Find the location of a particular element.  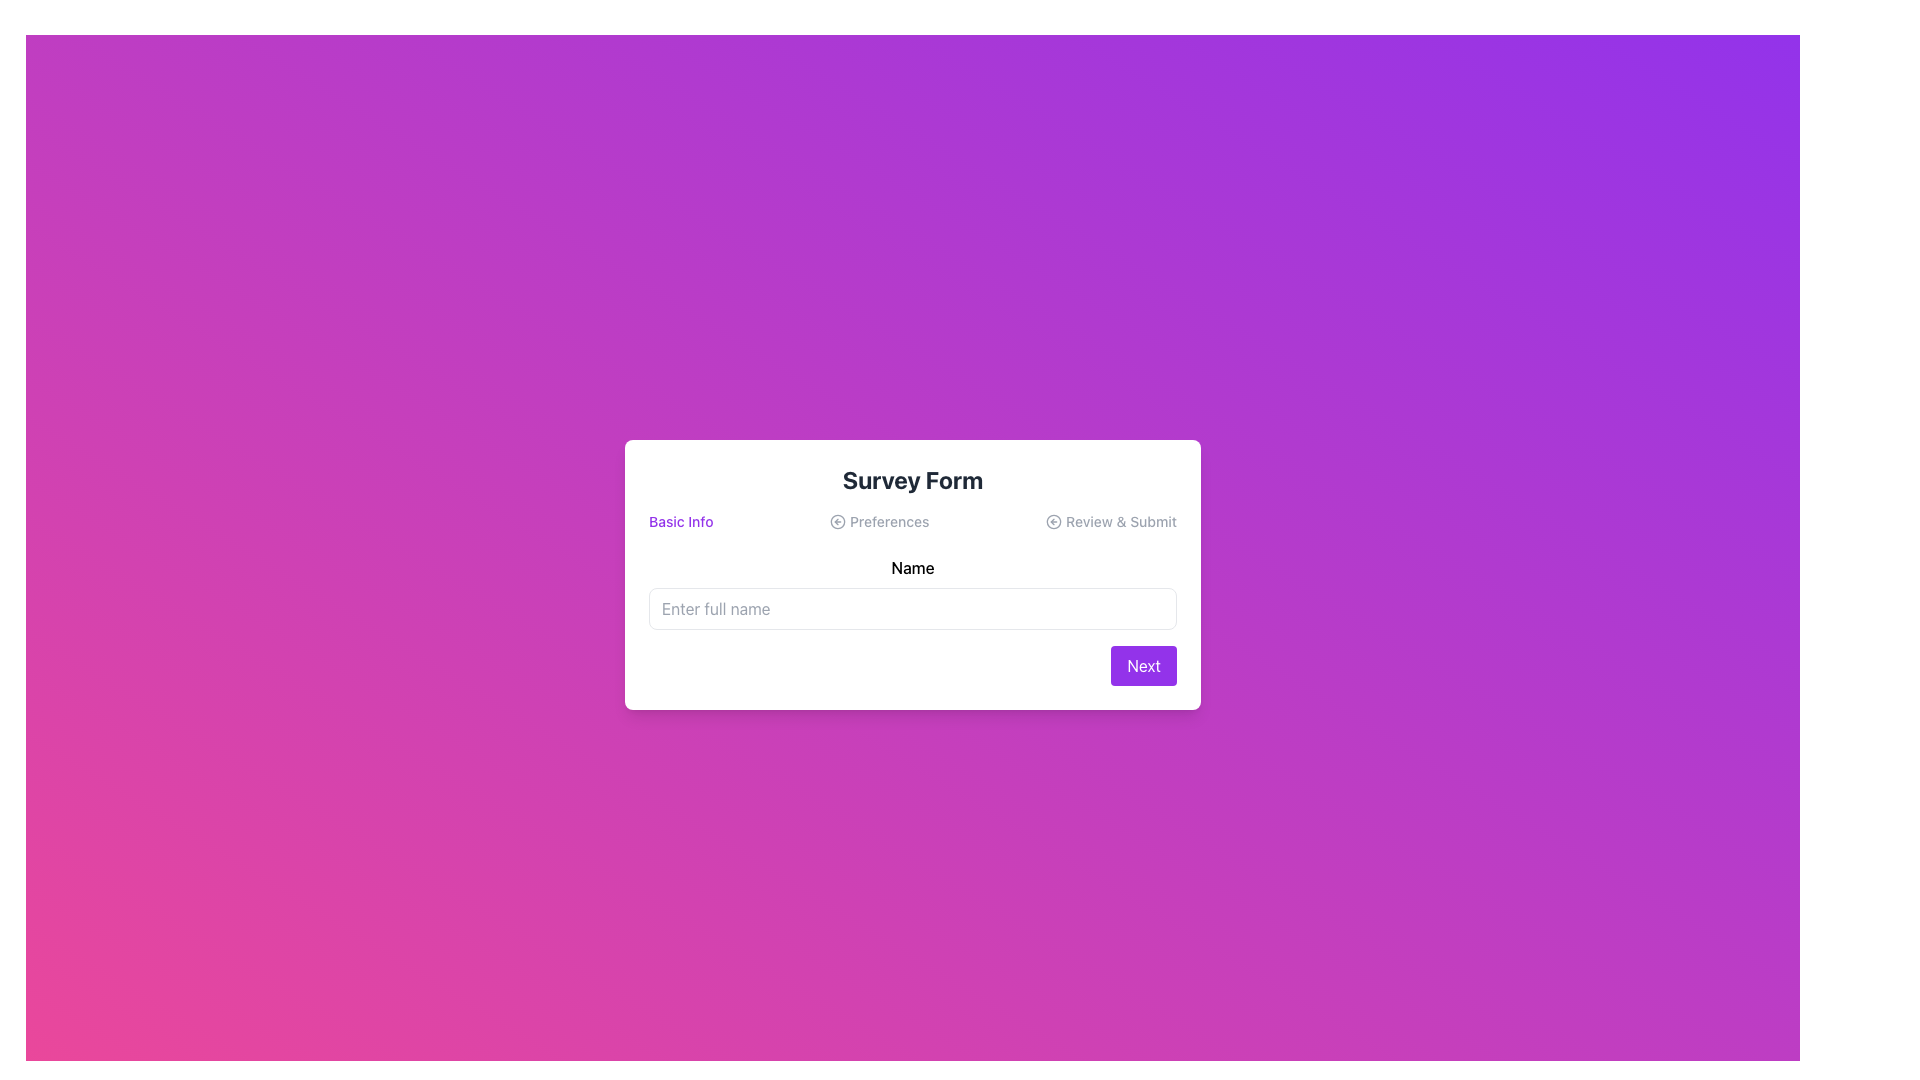

the 'Preferences' navigation label with a left arrow icon in the survey form modal is located at coordinates (879, 520).